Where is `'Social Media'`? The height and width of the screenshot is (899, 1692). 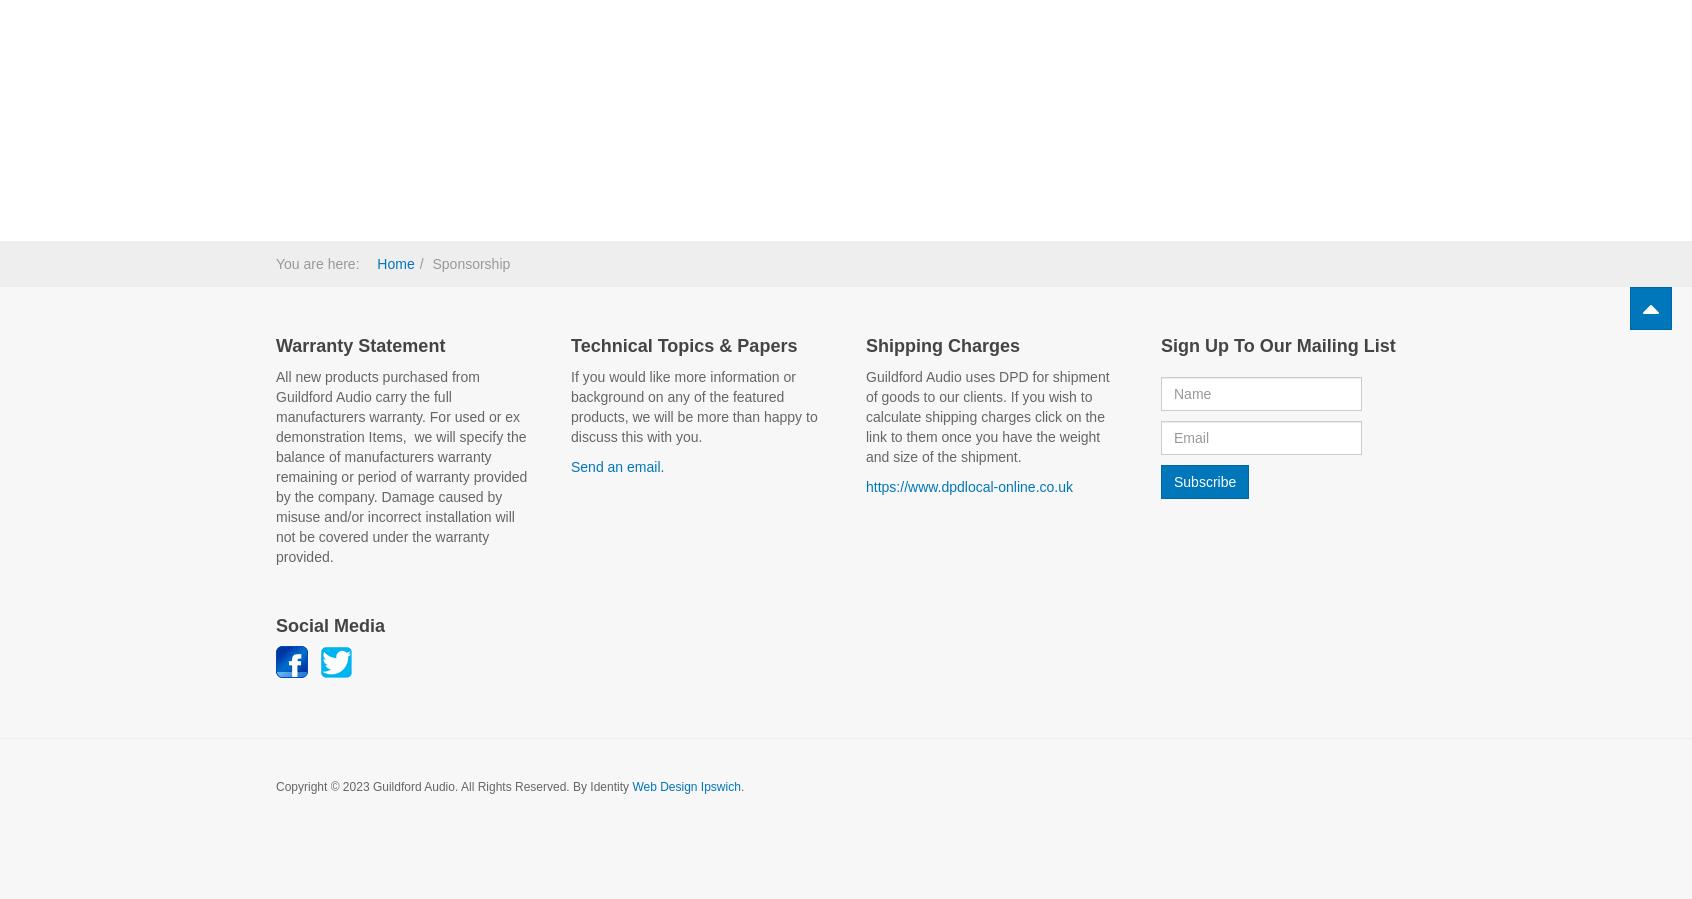
'Social Media' is located at coordinates (275, 623).